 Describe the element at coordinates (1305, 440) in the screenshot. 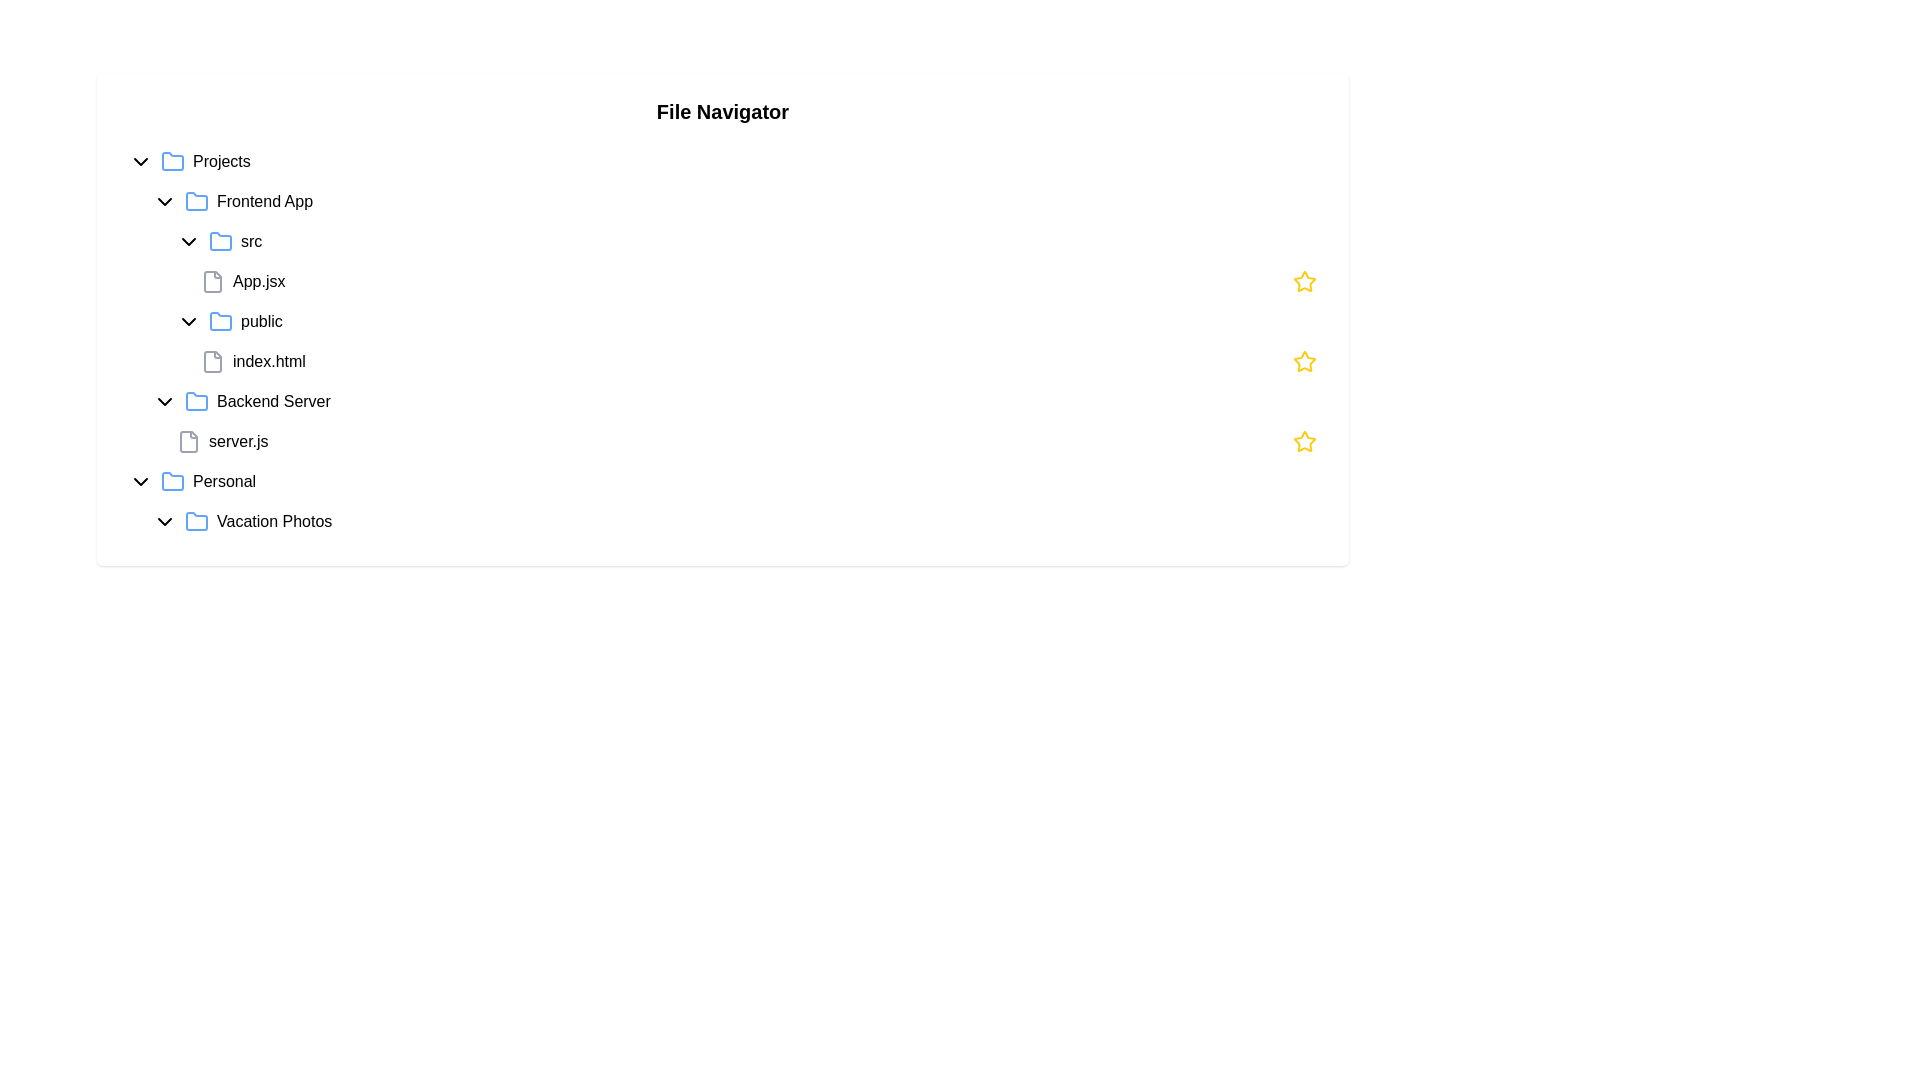

I see `the third icon from the top in the file navigator, located to the right of the 'index.html' file entry` at that location.